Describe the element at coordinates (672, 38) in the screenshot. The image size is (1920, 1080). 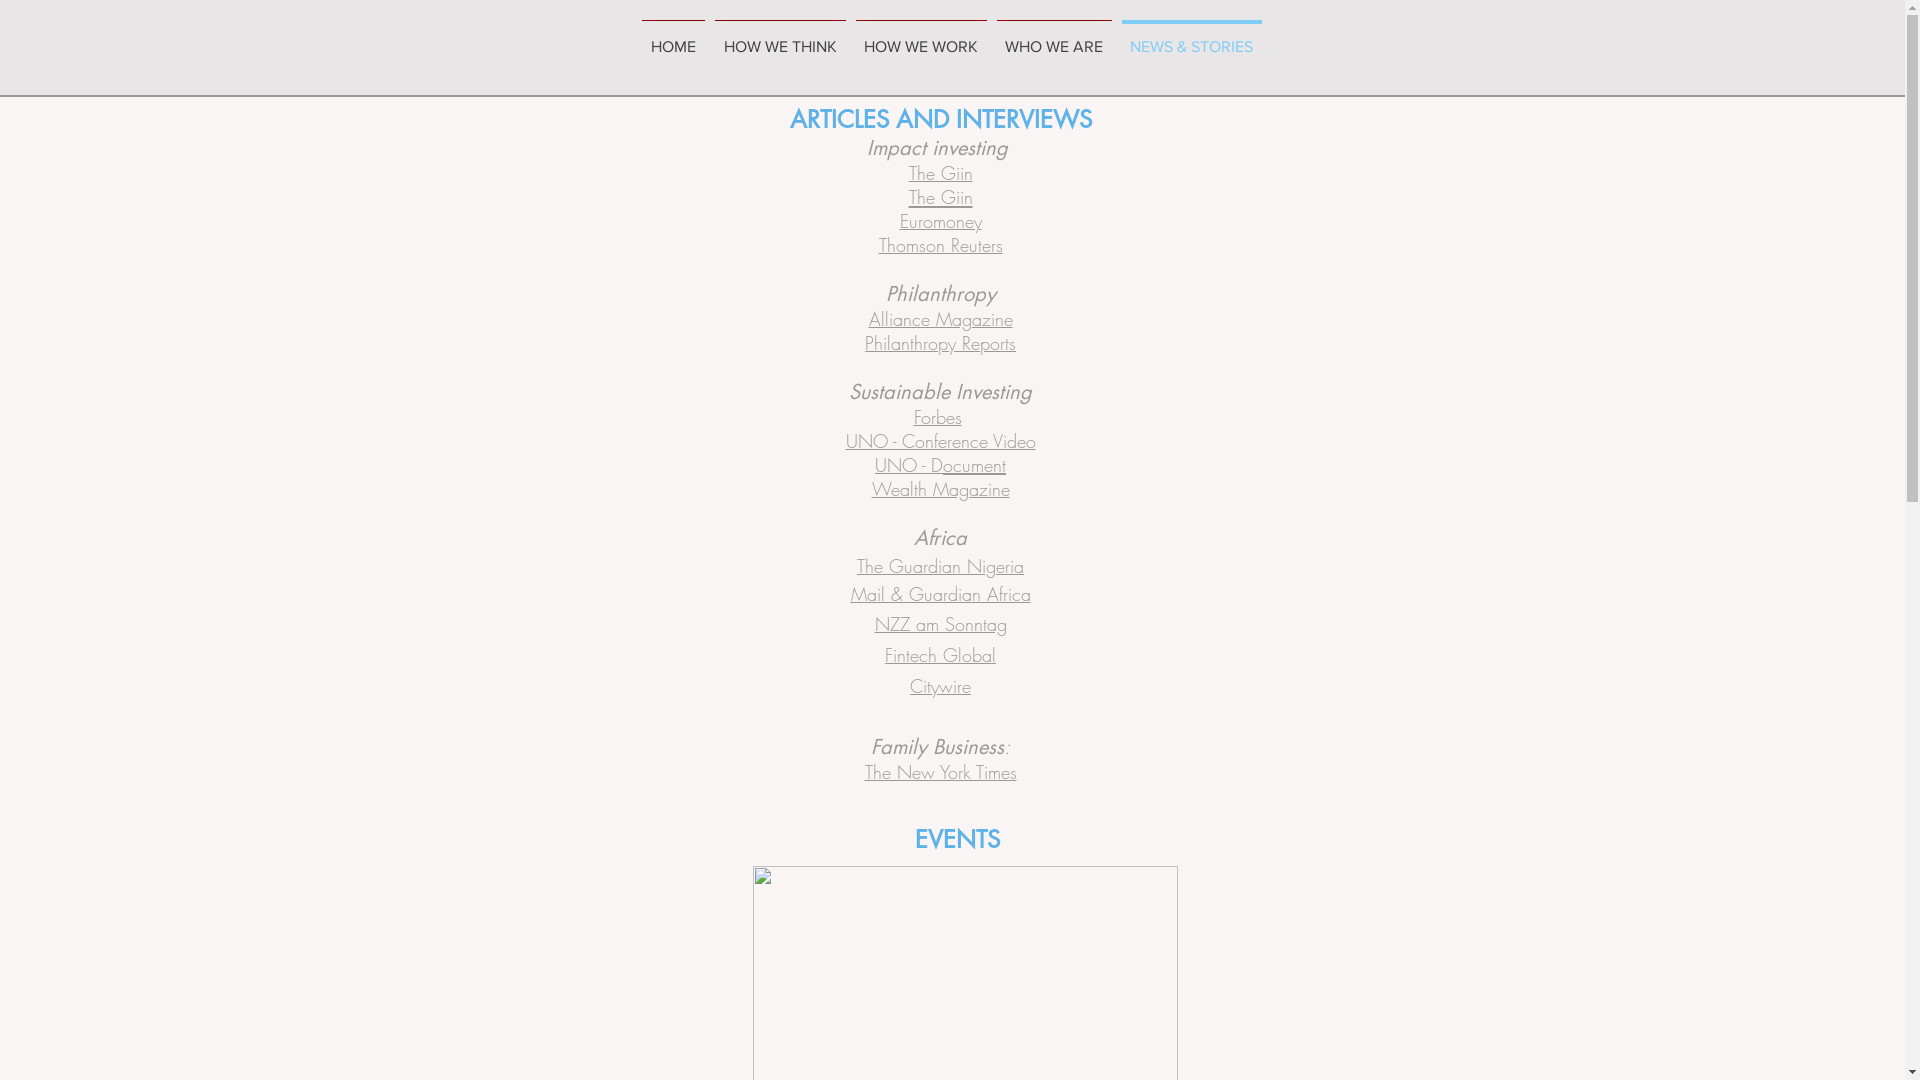
I see `'HOME'` at that location.